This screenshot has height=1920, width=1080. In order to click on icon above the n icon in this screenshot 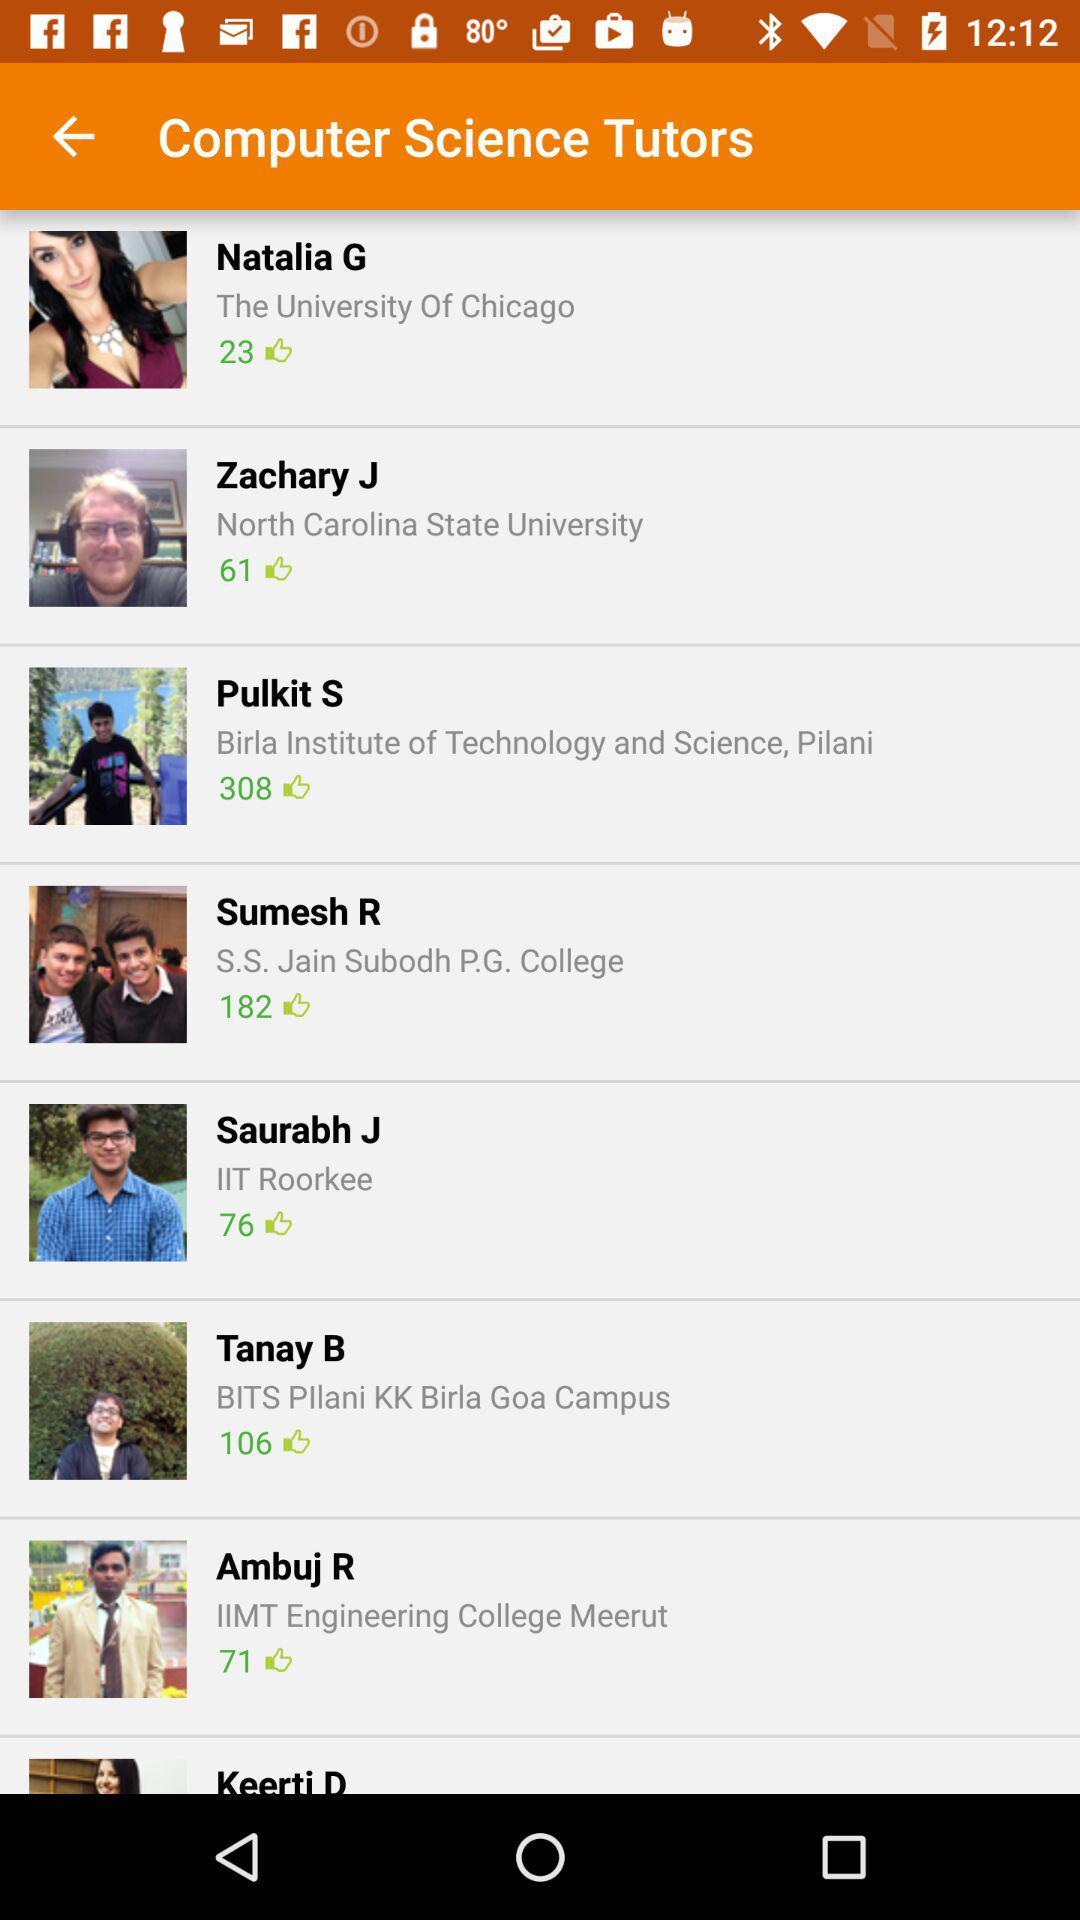, I will do `click(72, 135)`.